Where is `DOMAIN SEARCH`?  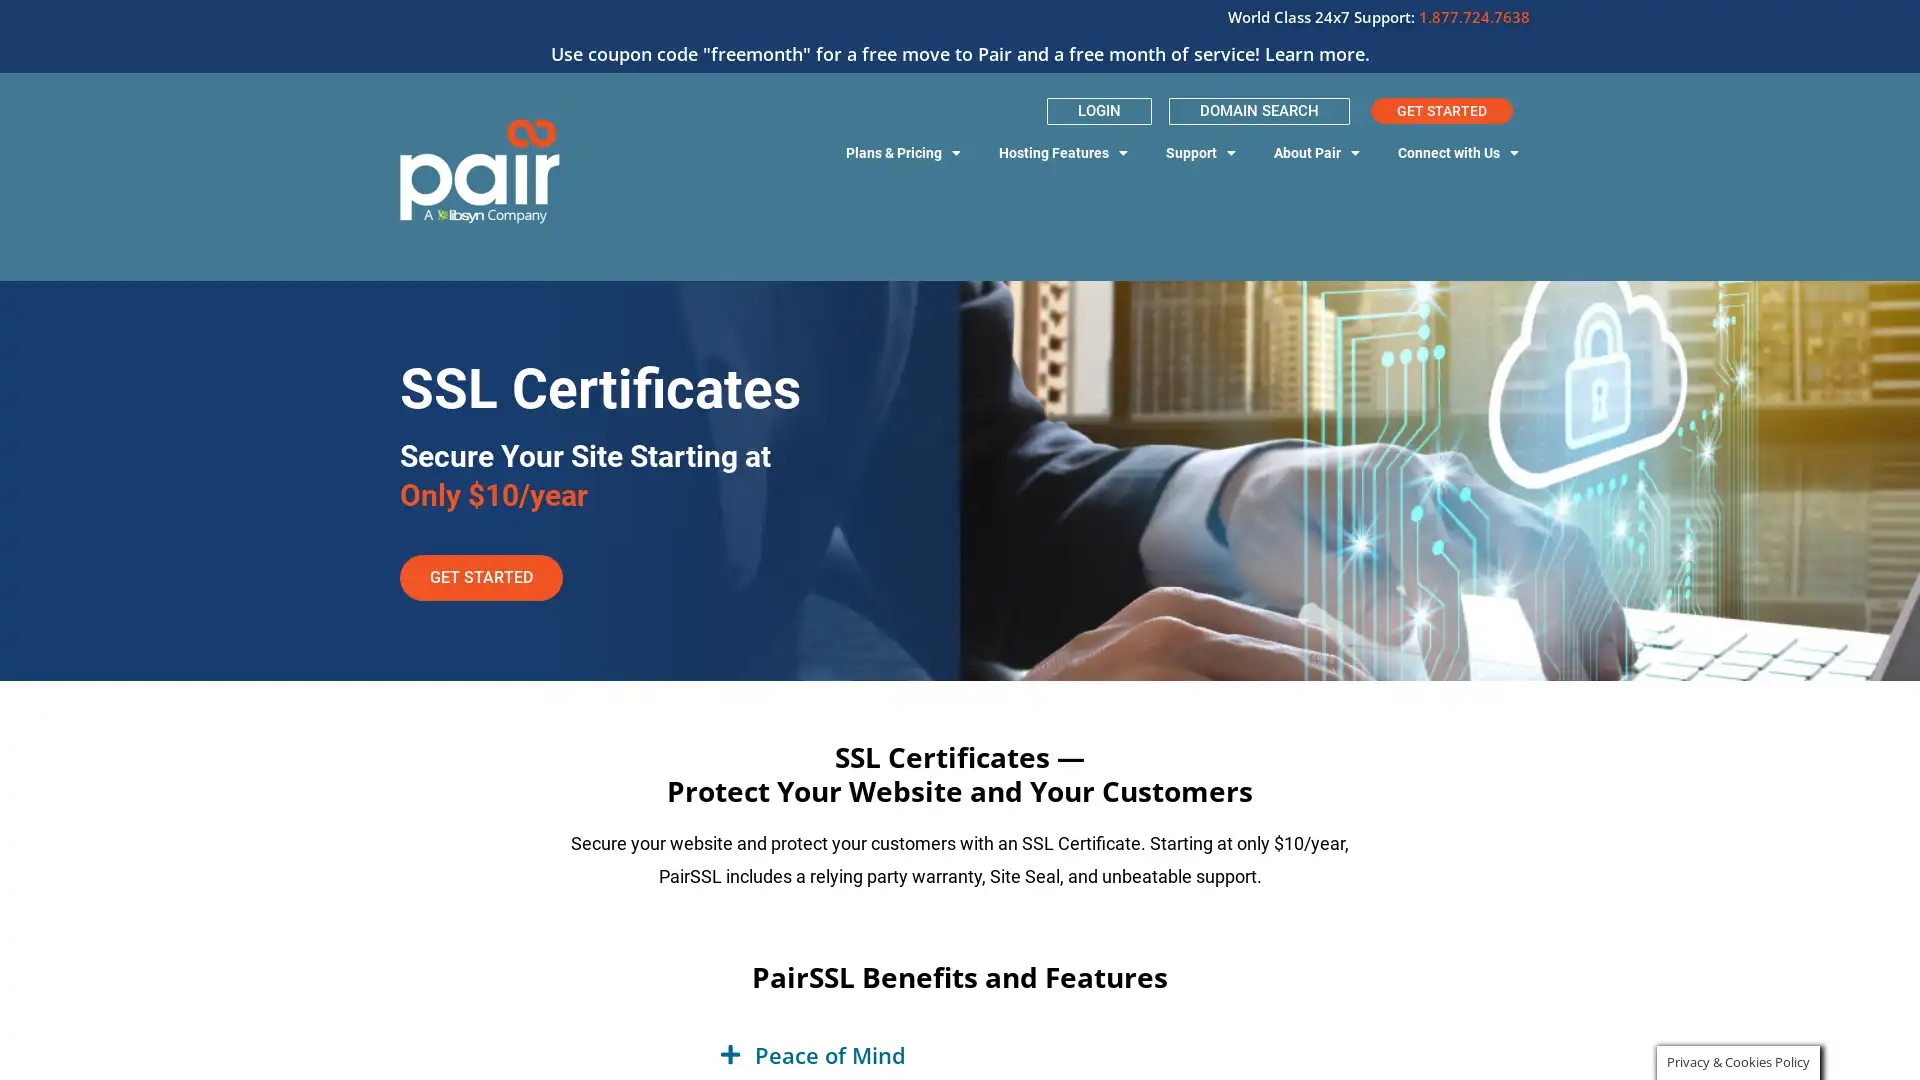 DOMAIN SEARCH is located at coordinates (1257, 111).